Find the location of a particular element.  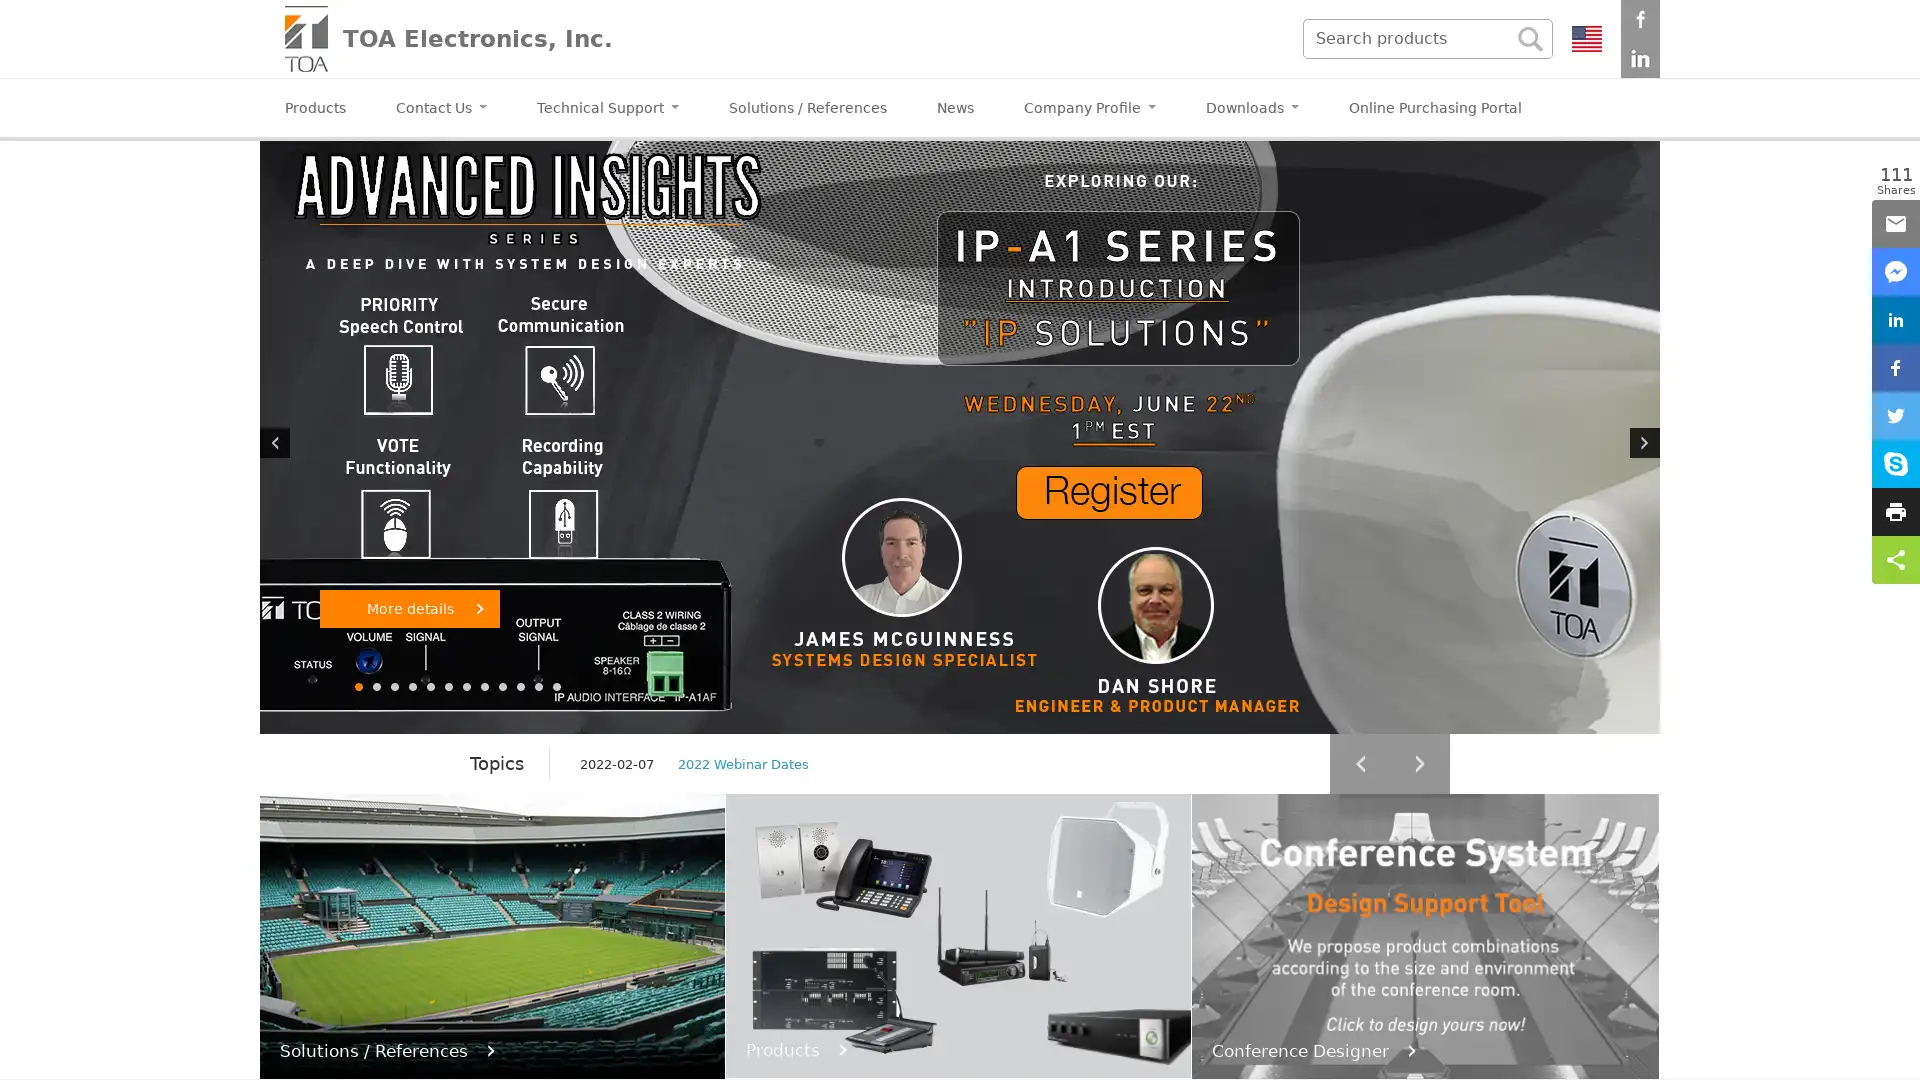

Previous is located at coordinates (1359, 763).